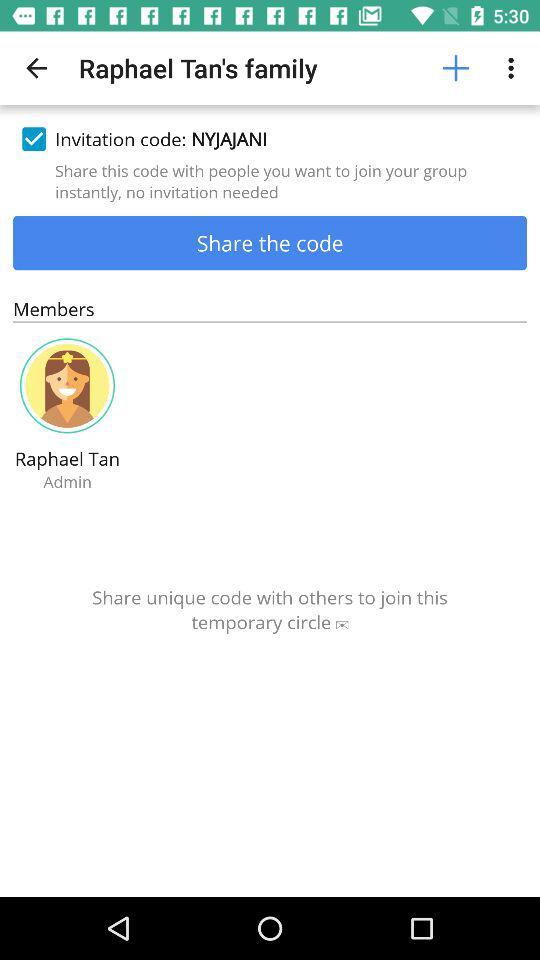 The width and height of the screenshot is (540, 960). I want to click on the item next to raphael tan s app, so click(455, 68).